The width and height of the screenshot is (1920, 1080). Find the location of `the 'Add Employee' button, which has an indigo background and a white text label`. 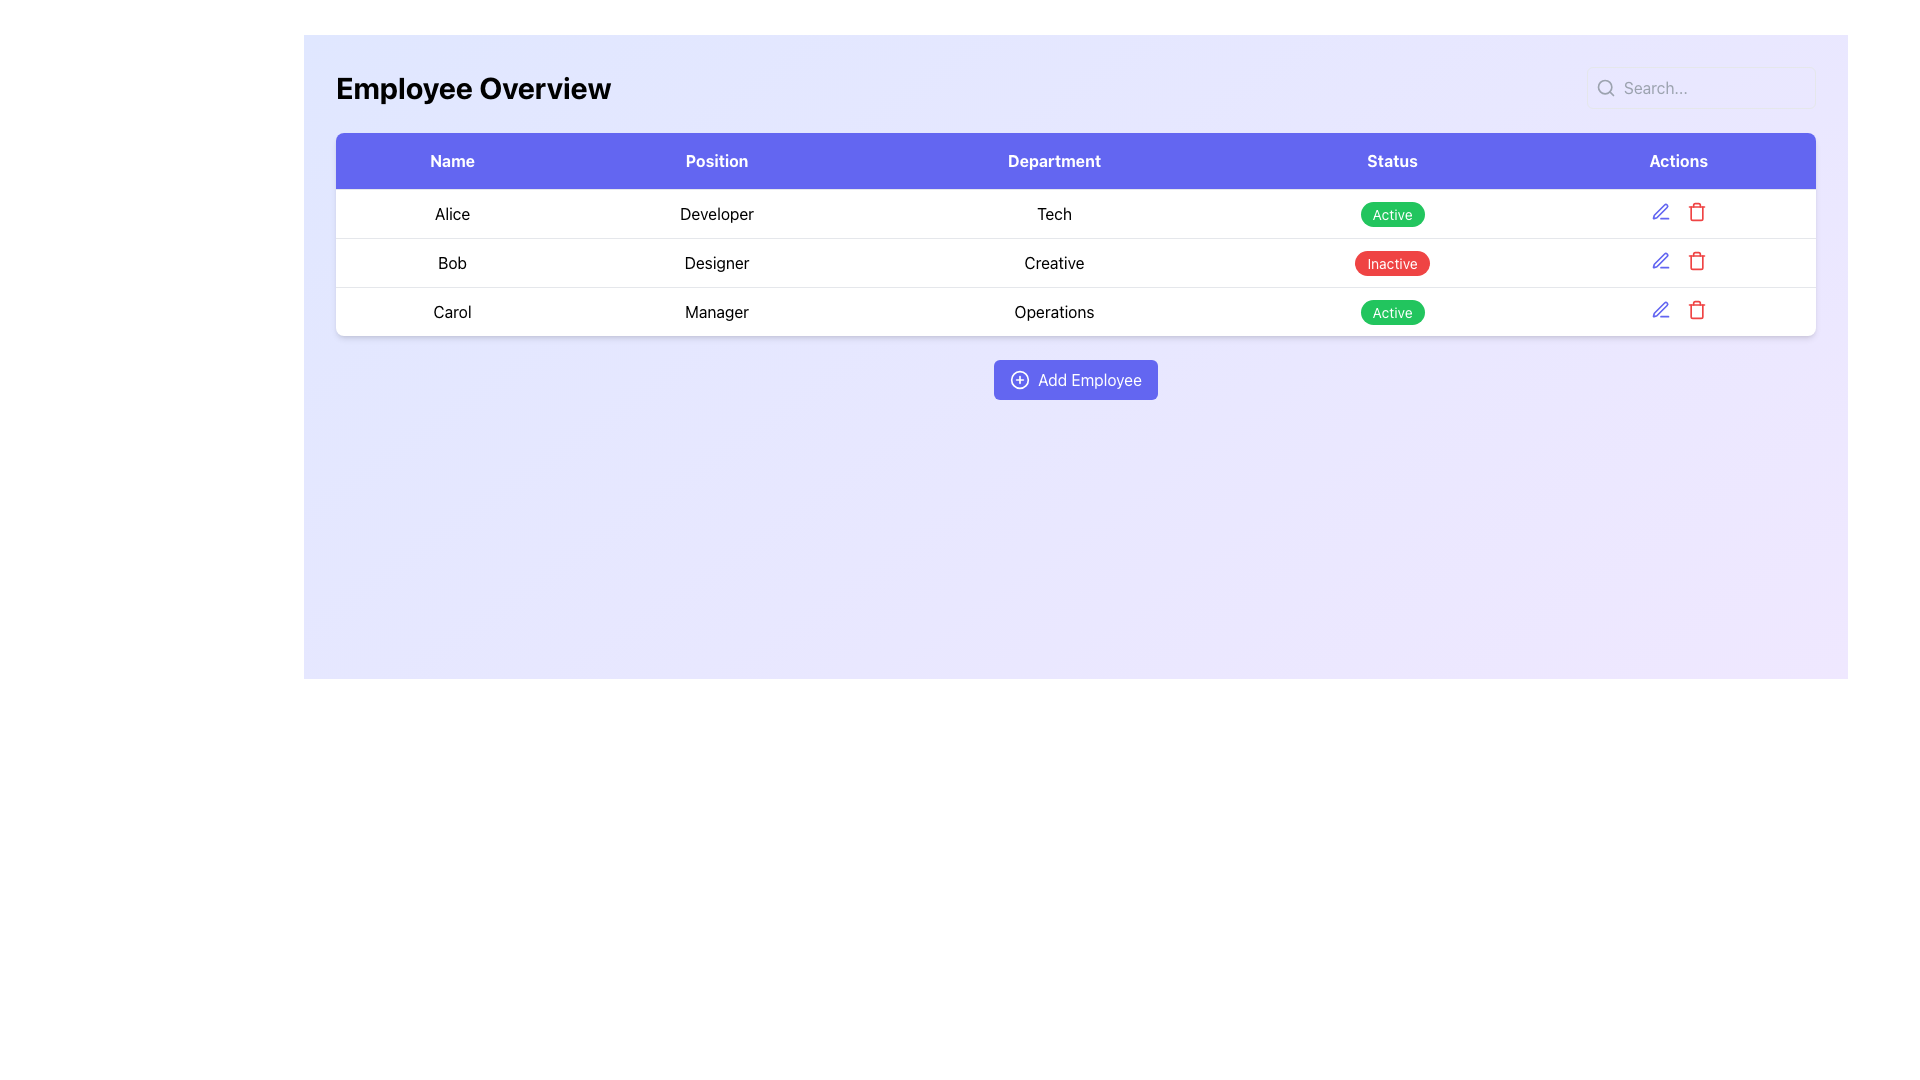

the 'Add Employee' button, which has an indigo background and a white text label is located at coordinates (1074, 380).